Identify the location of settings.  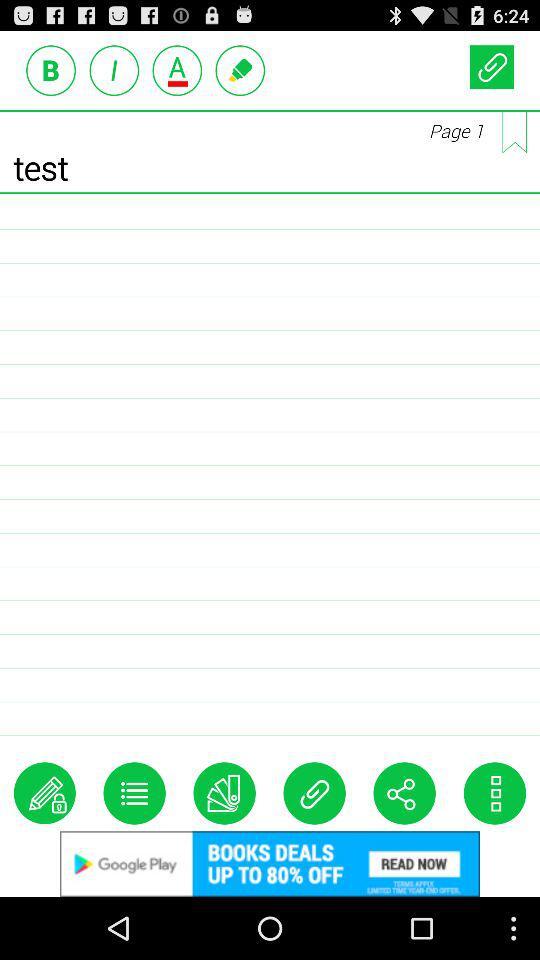
(493, 793).